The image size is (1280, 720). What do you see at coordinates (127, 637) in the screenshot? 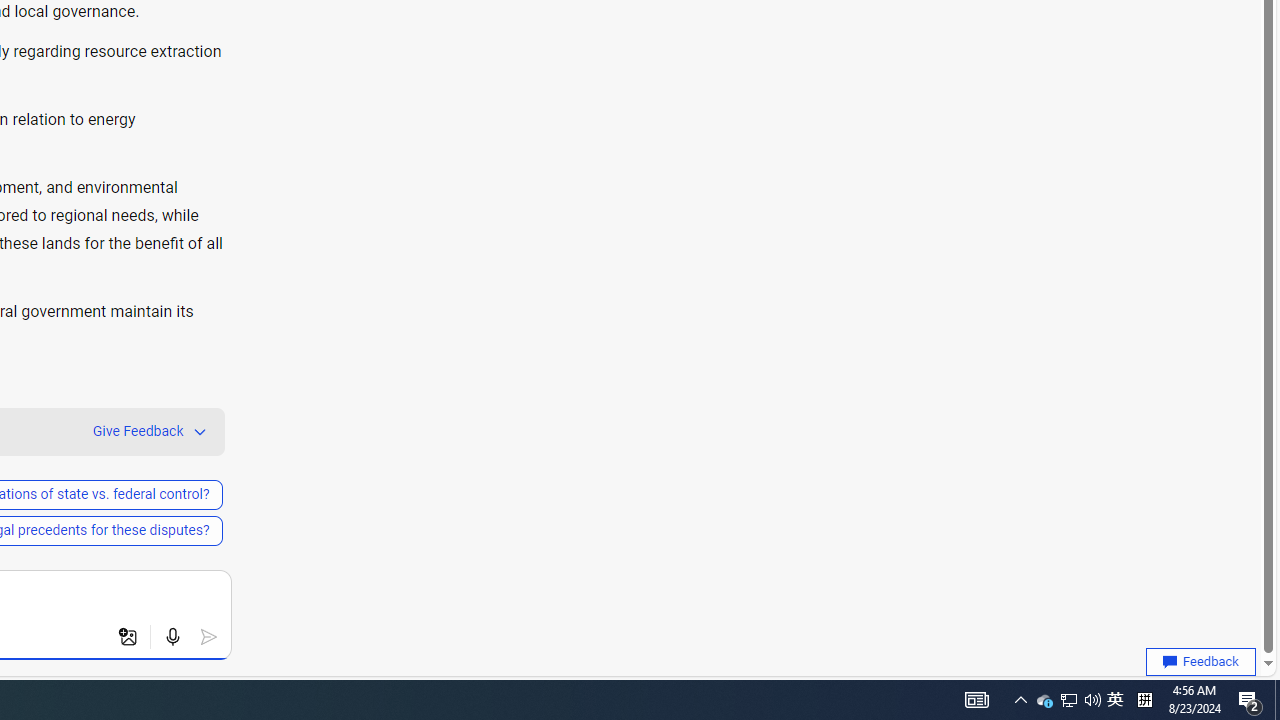
I see `'Add an image to search'` at bounding box center [127, 637].